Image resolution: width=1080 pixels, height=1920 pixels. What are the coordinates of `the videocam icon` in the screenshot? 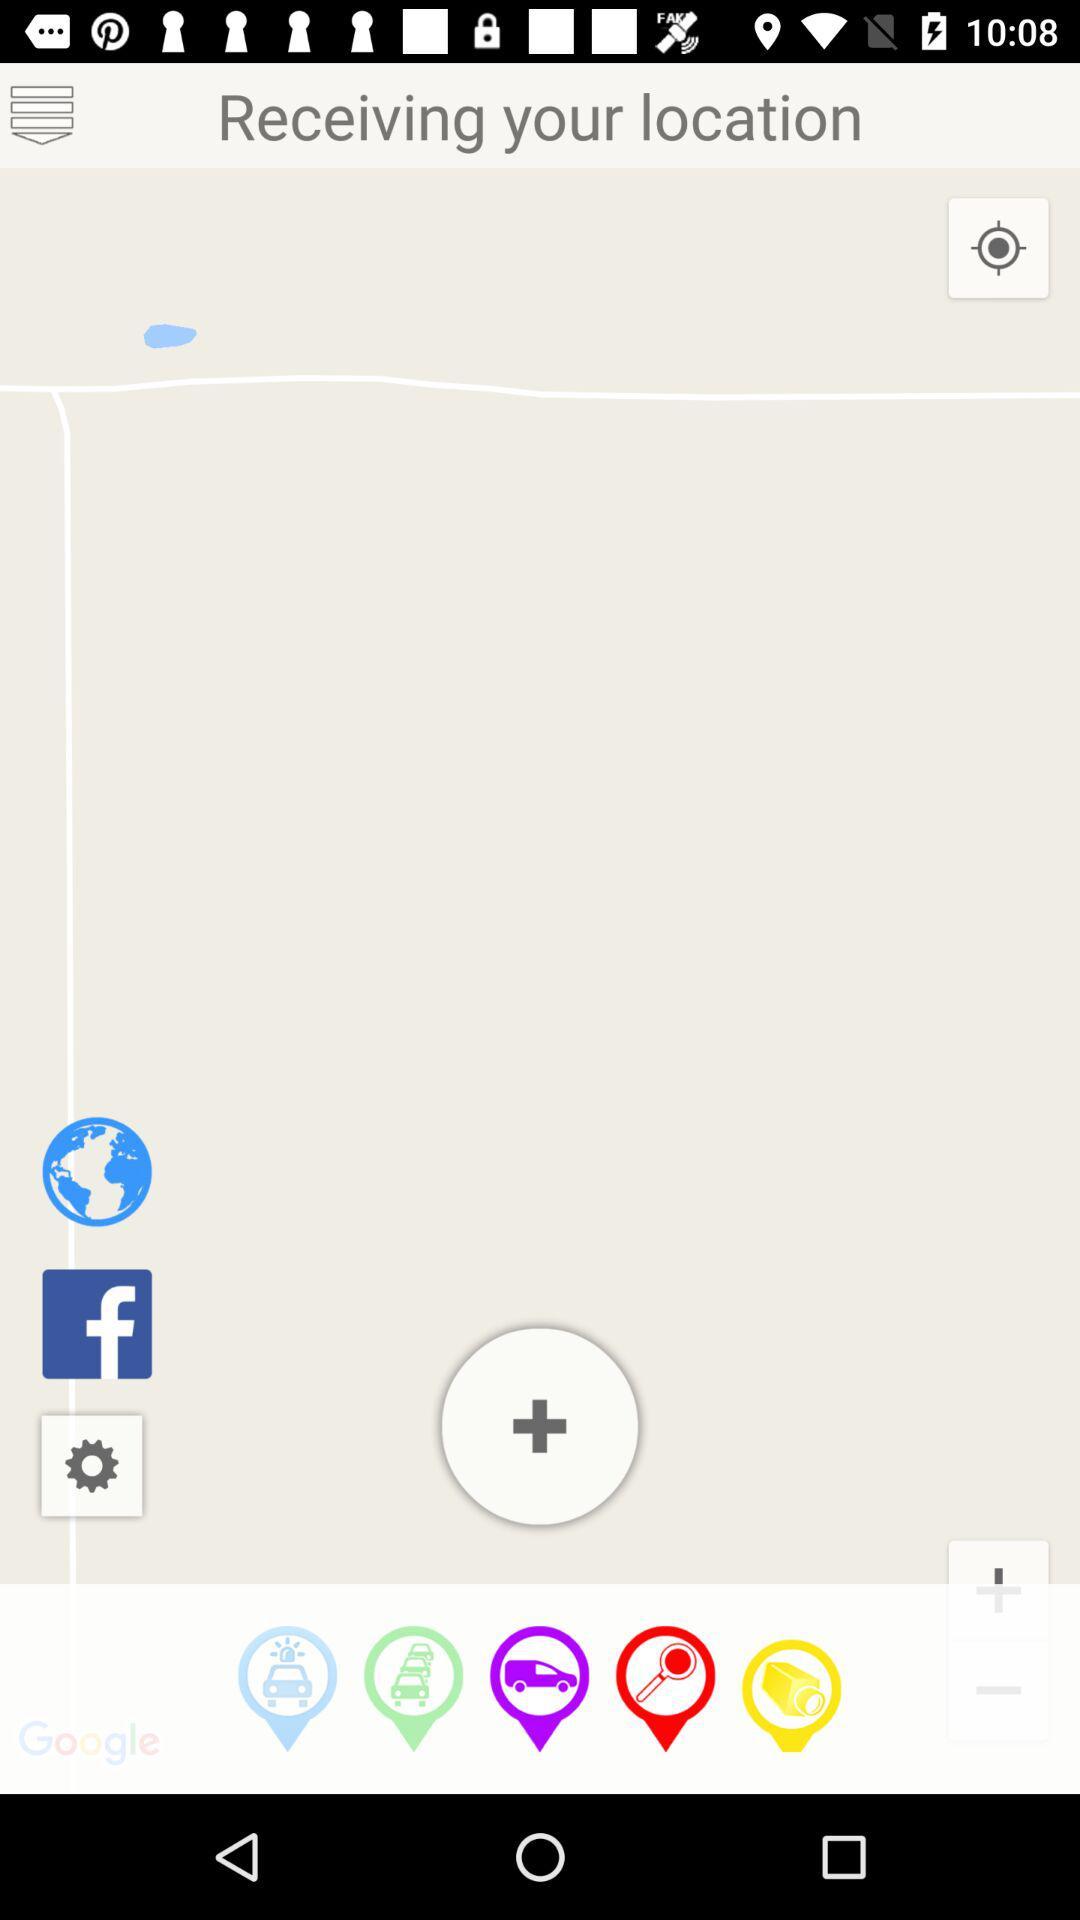 It's located at (790, 1688).